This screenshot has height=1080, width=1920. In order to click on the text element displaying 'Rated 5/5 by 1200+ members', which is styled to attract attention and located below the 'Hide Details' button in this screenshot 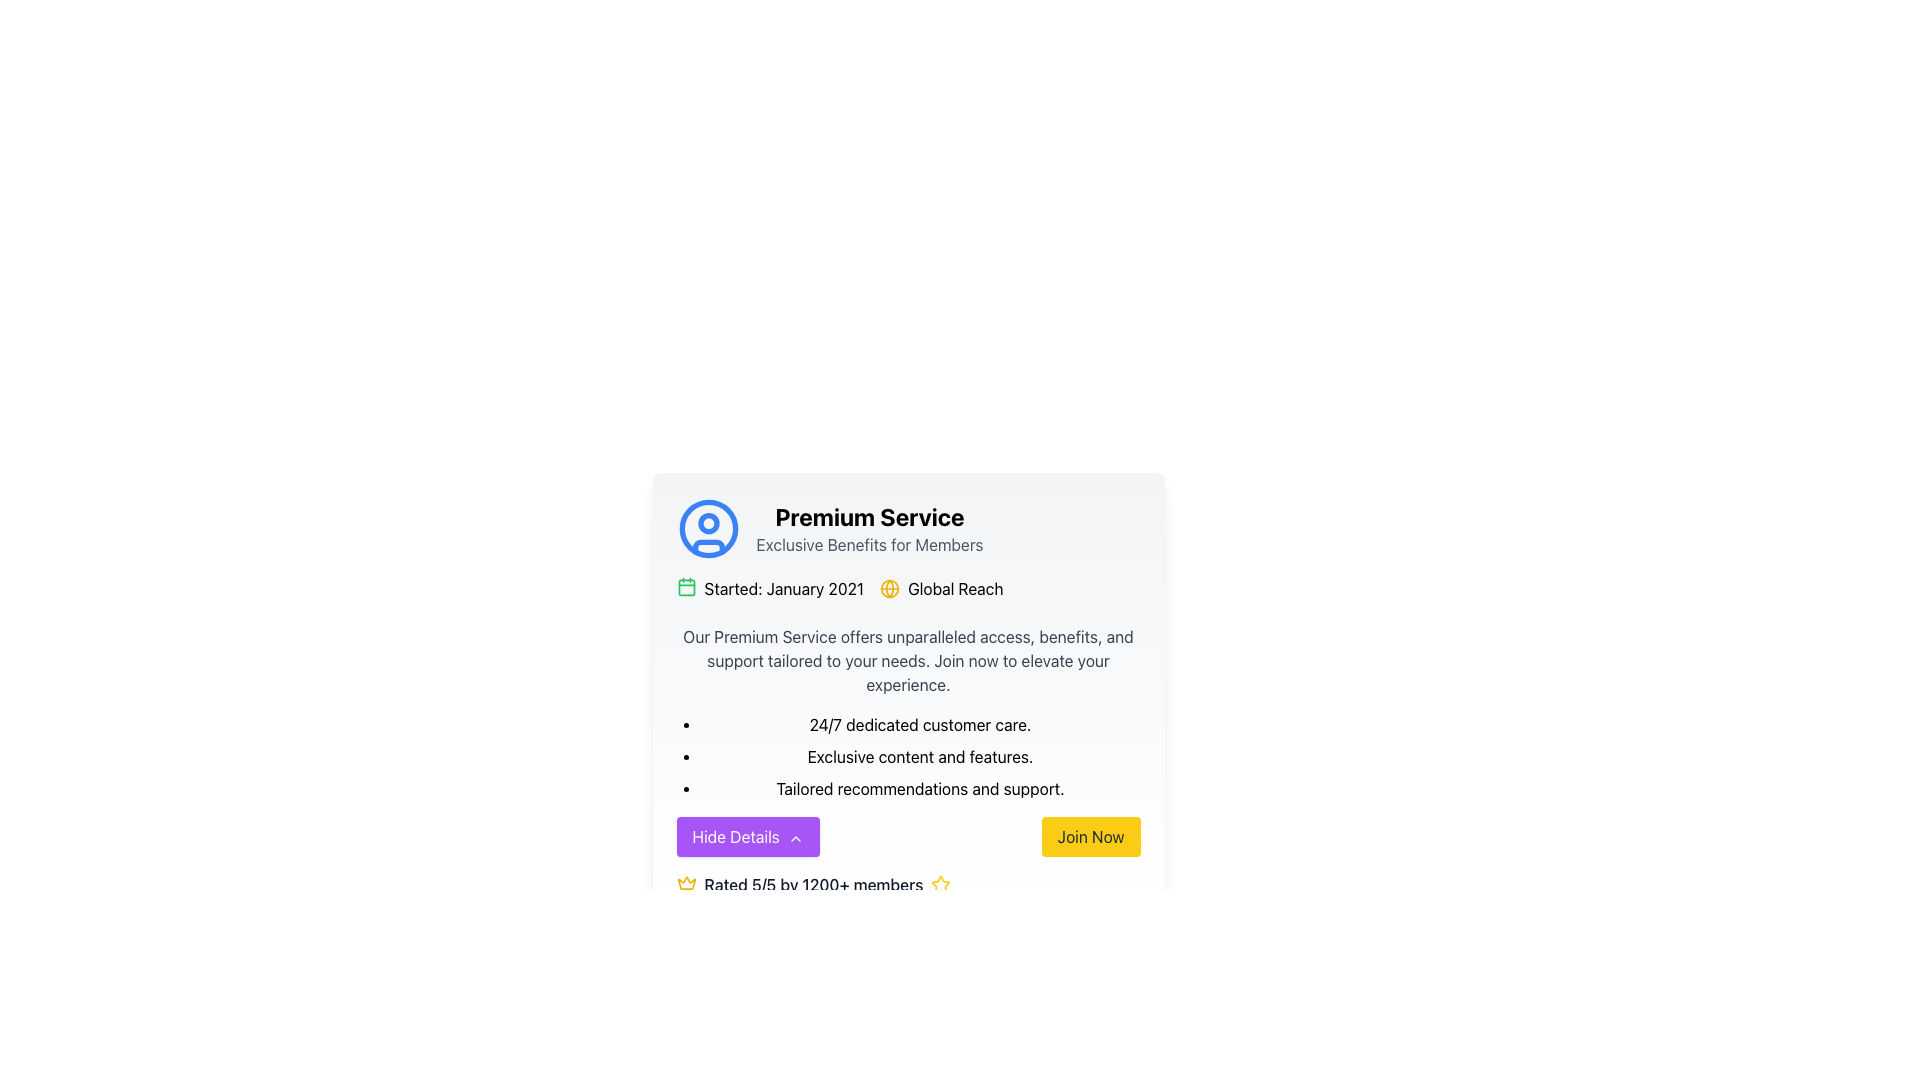, I will do `click(813, 883)`.